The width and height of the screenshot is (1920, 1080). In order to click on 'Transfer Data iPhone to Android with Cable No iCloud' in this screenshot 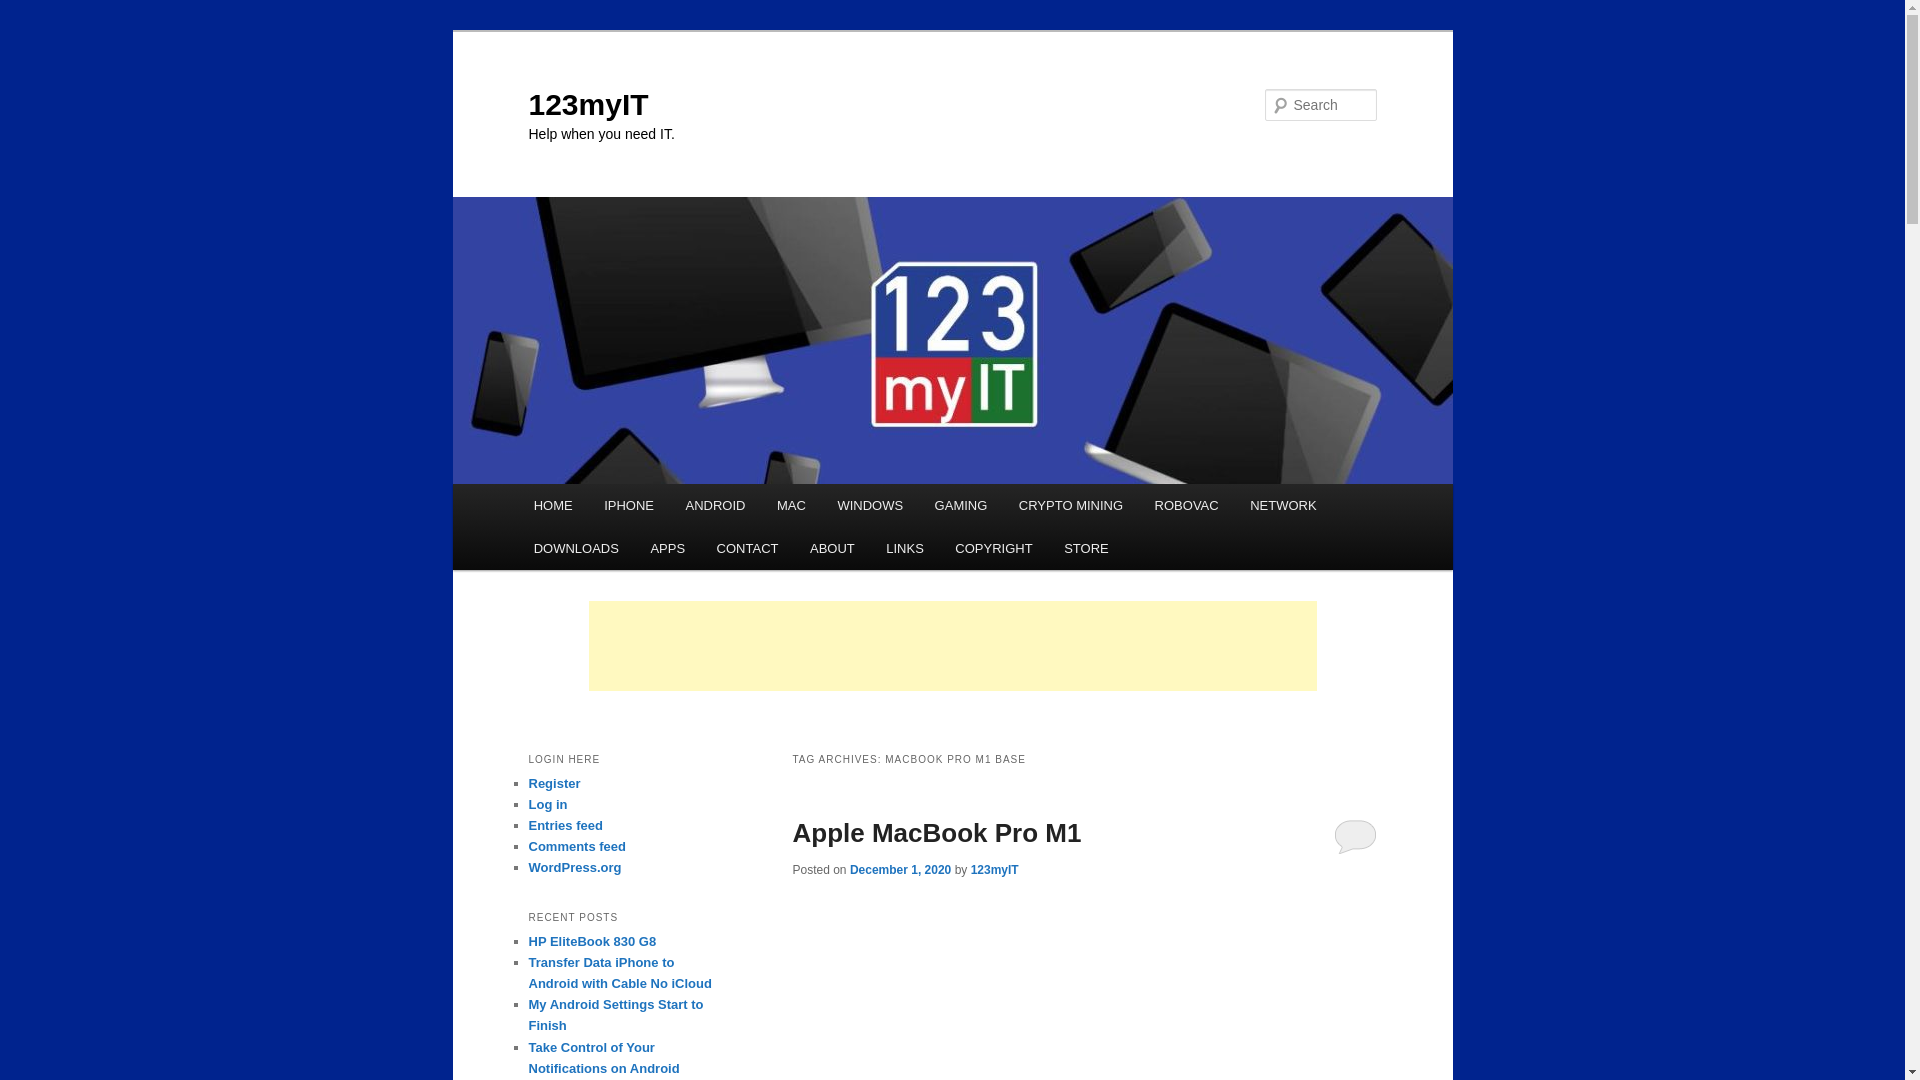, I will do `click(618, 971)`.